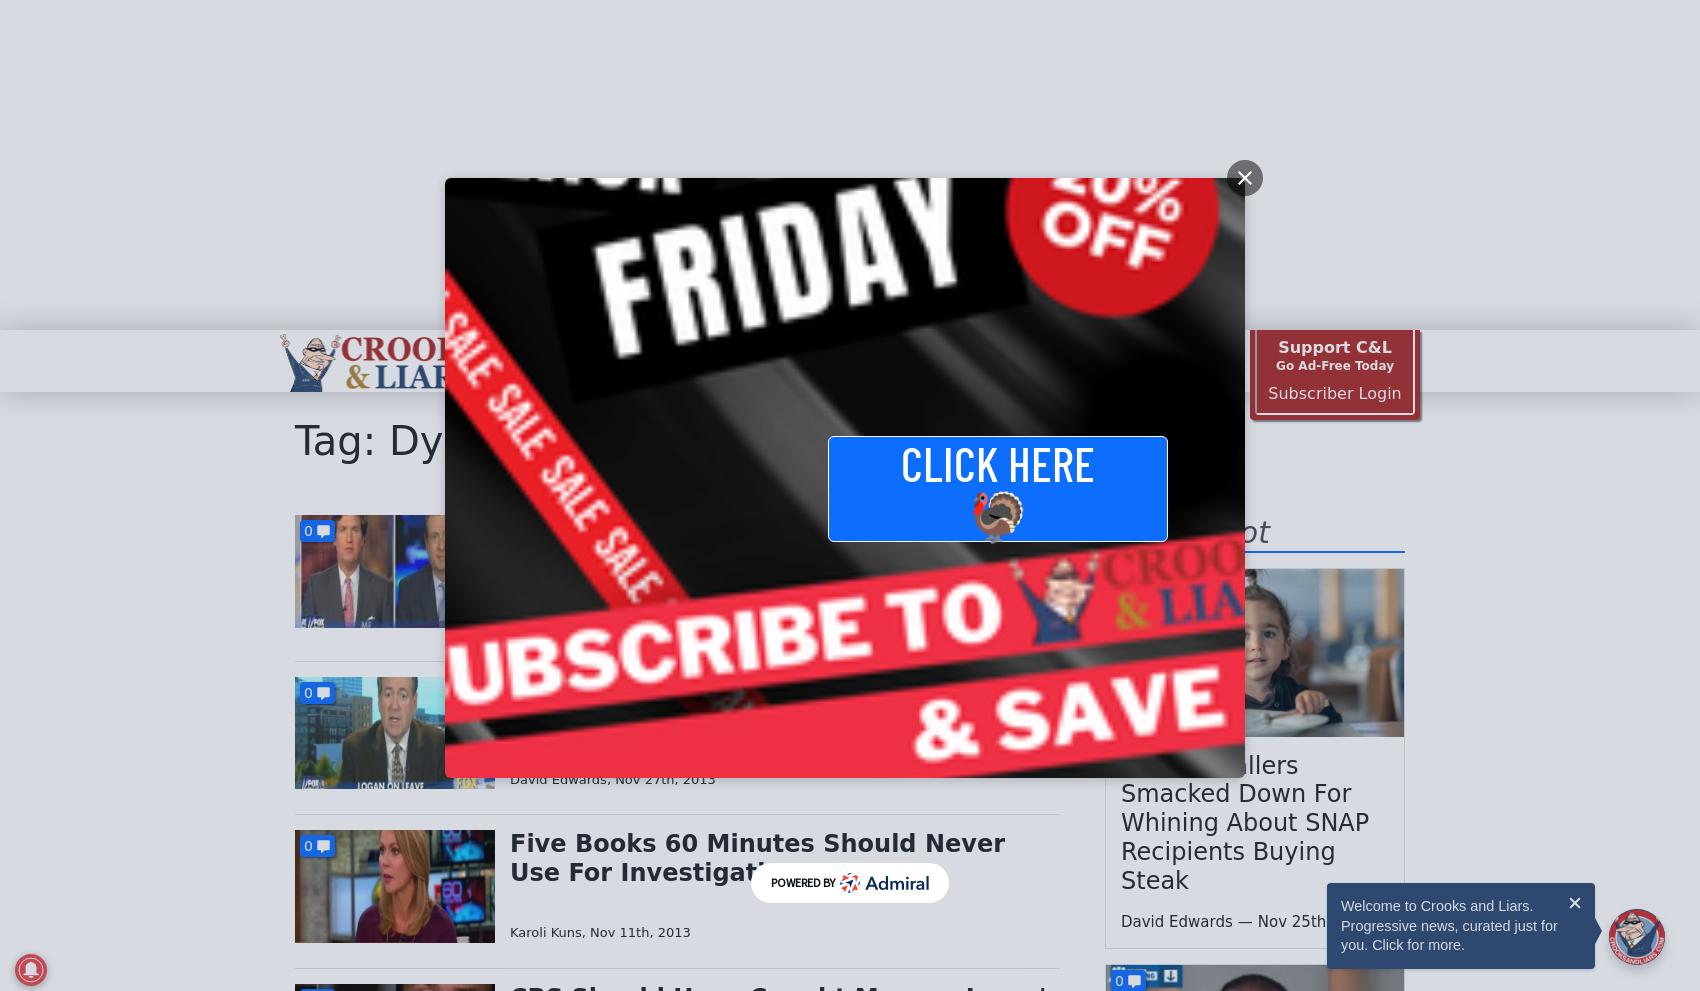  I want to click on 'CLTV', so click(518, 360).